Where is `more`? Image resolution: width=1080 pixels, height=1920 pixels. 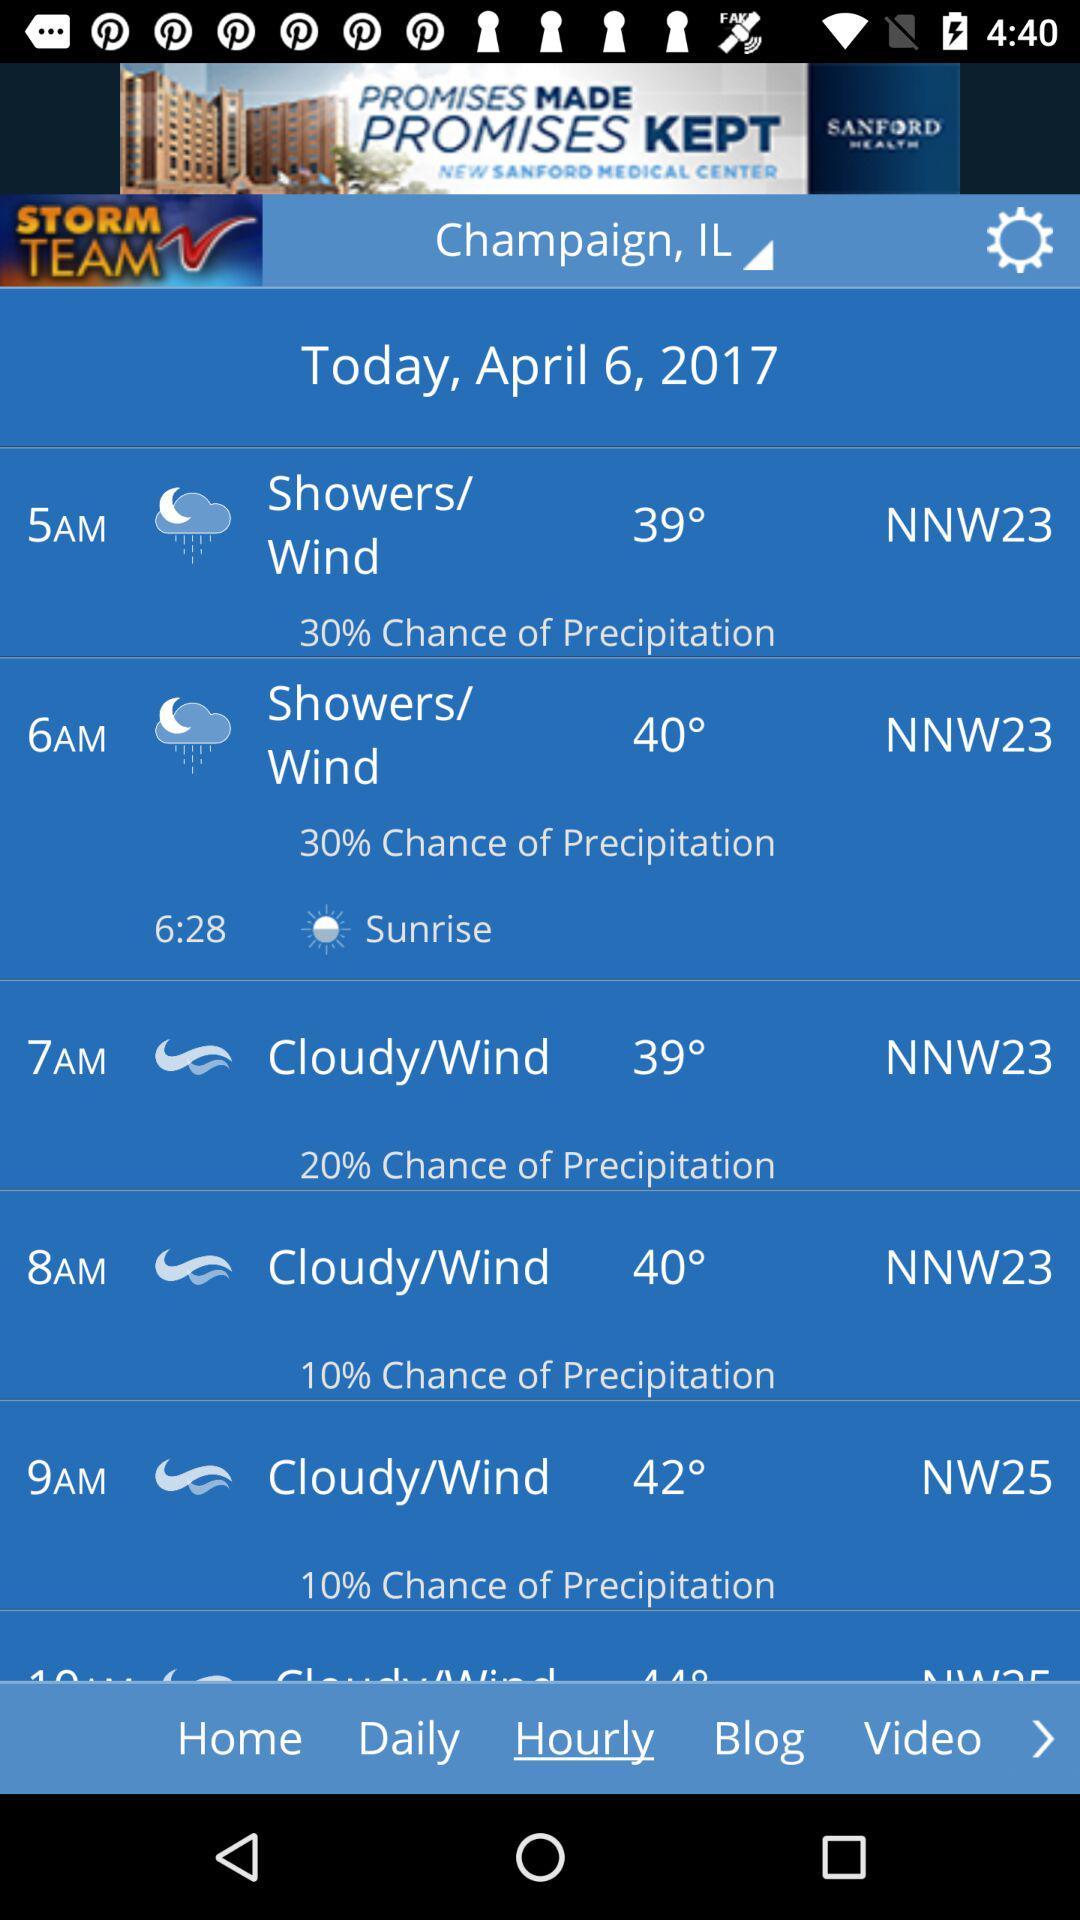 more is located at coordinates (1042, 1737).